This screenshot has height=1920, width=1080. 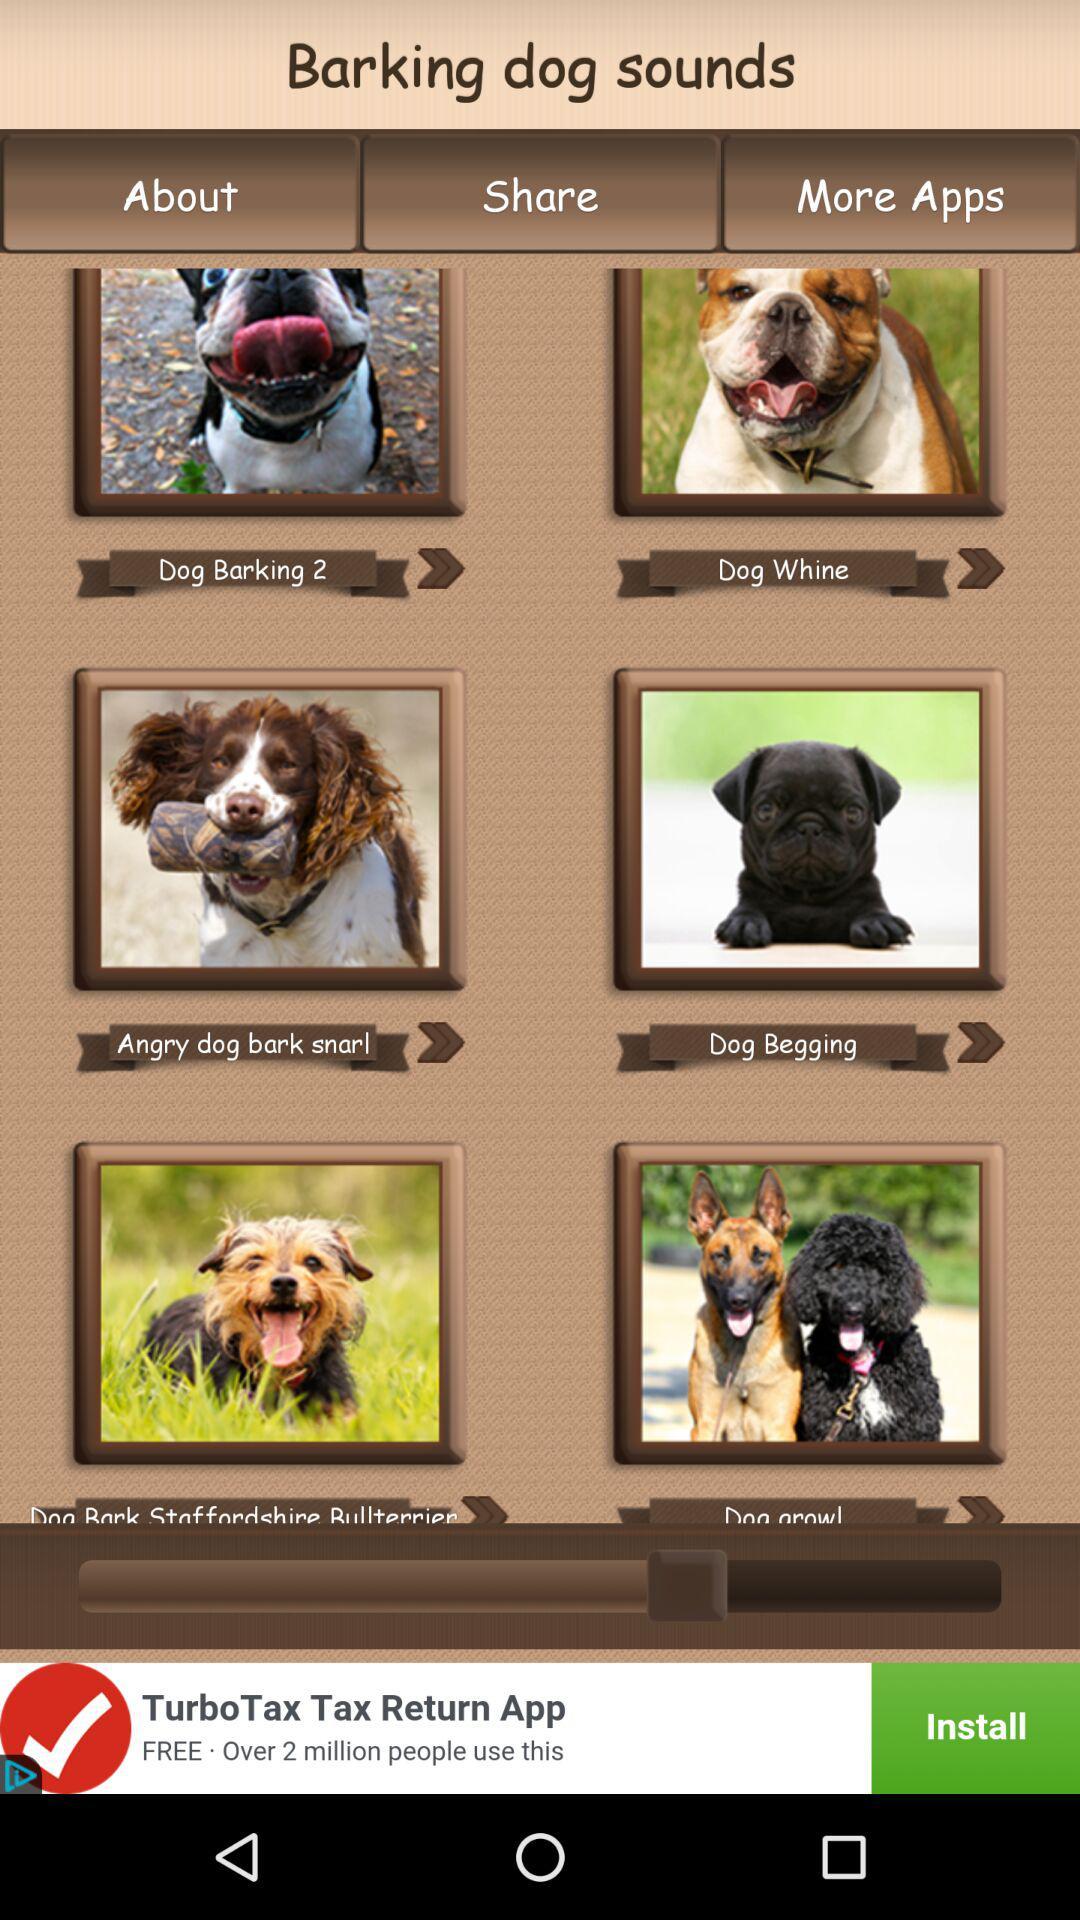 What do you see at coordinates (540, 194) in the screenshot?
I see `share item` at bounding box center [540, 194].